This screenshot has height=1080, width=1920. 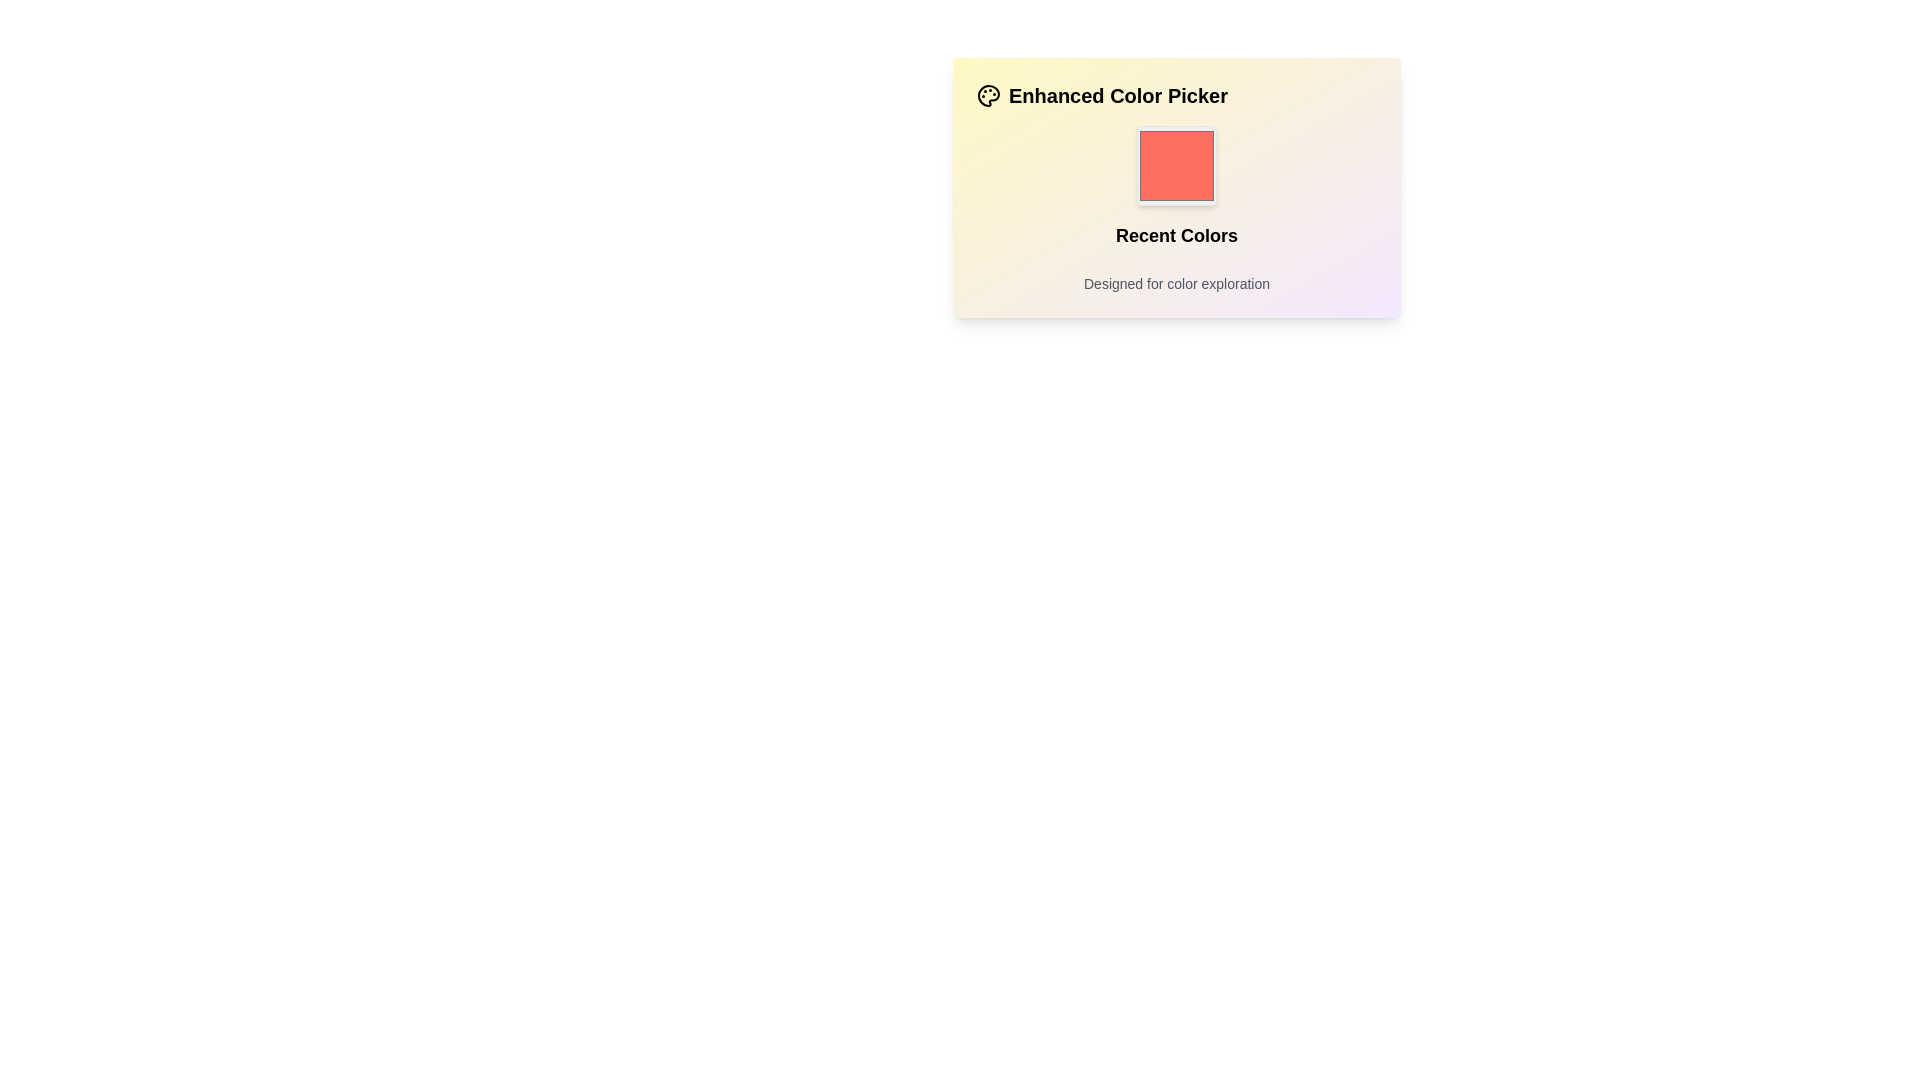 What do you see at coordinates (1176, 188) in the screenshot?
I see `the interactive color preview box in the Enhanced Color Picker information panel to initiate a color selection` at bounding box center [1176, 188].